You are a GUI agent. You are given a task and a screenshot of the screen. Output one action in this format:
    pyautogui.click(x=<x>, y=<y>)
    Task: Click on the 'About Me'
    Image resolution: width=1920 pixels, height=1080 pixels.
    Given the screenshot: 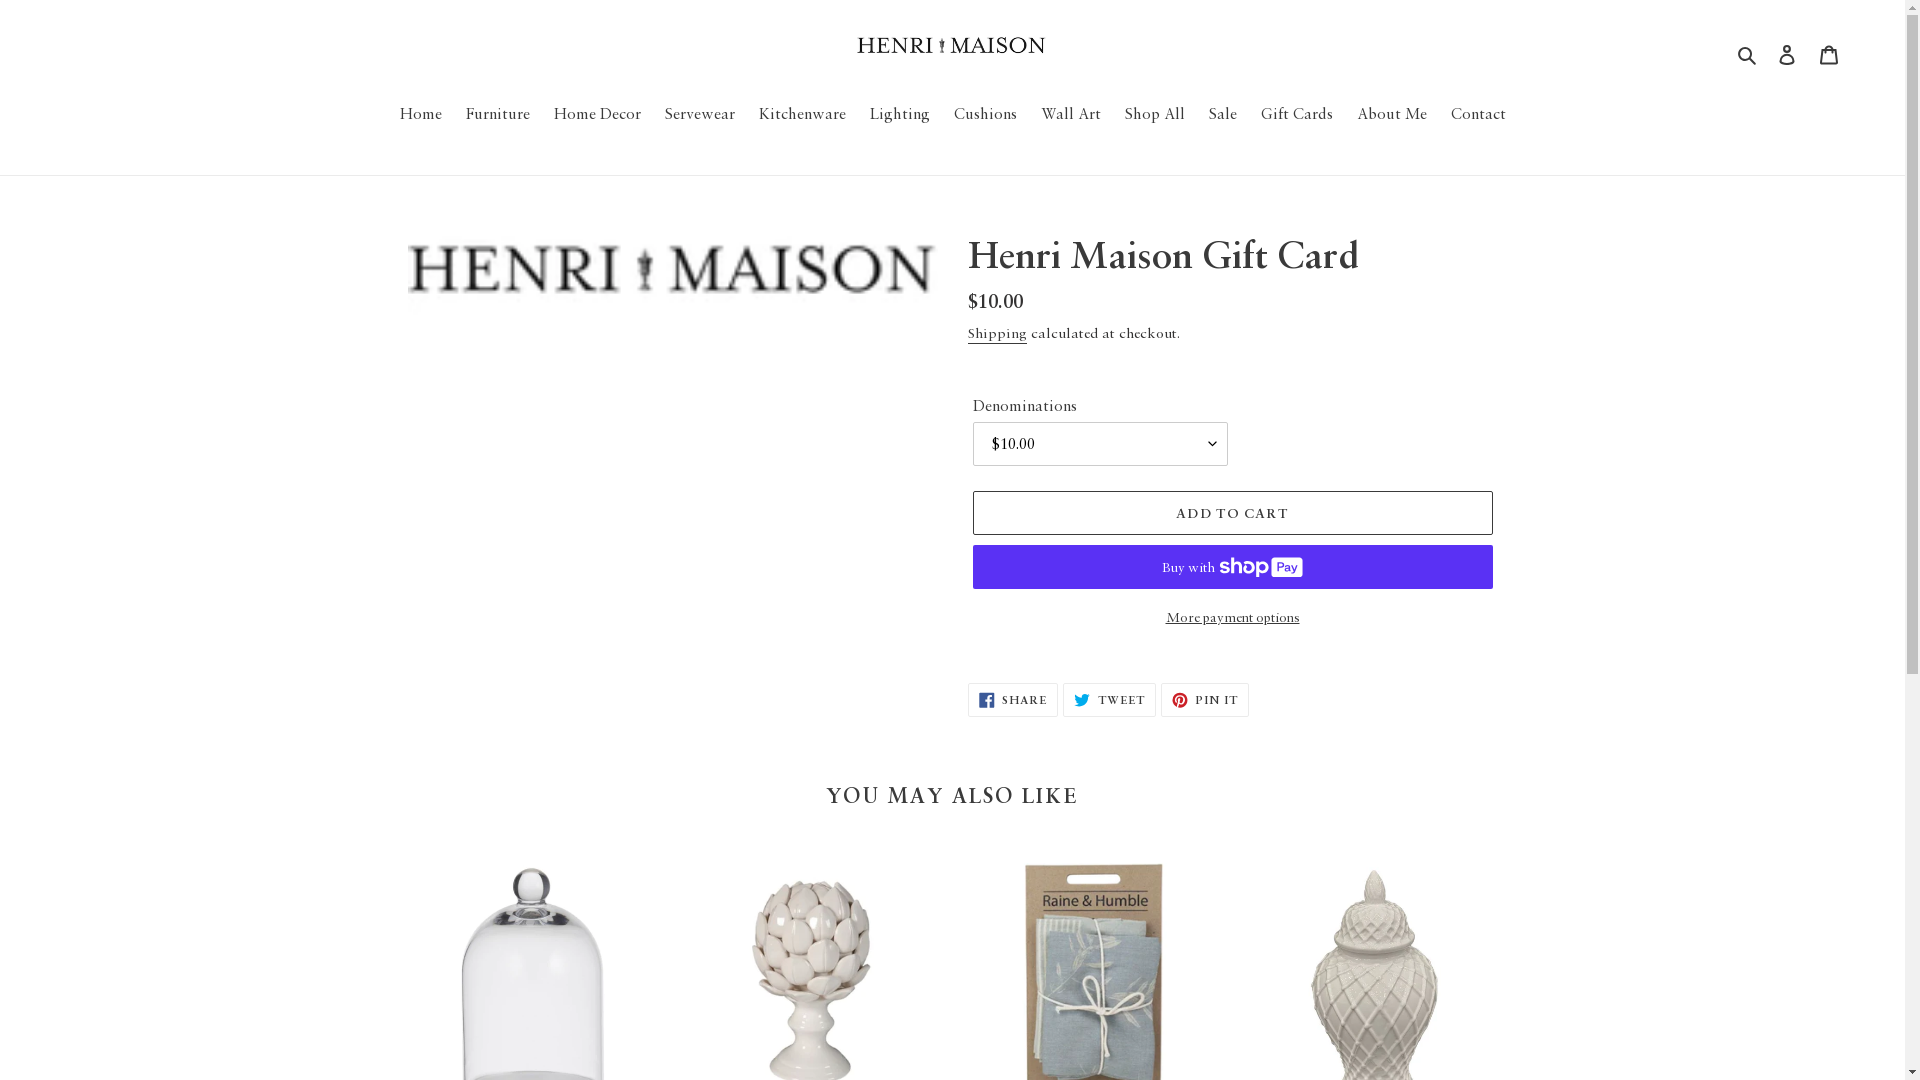 What is the action you would take?
    pyautogui.click(x=1390, y=114)
    